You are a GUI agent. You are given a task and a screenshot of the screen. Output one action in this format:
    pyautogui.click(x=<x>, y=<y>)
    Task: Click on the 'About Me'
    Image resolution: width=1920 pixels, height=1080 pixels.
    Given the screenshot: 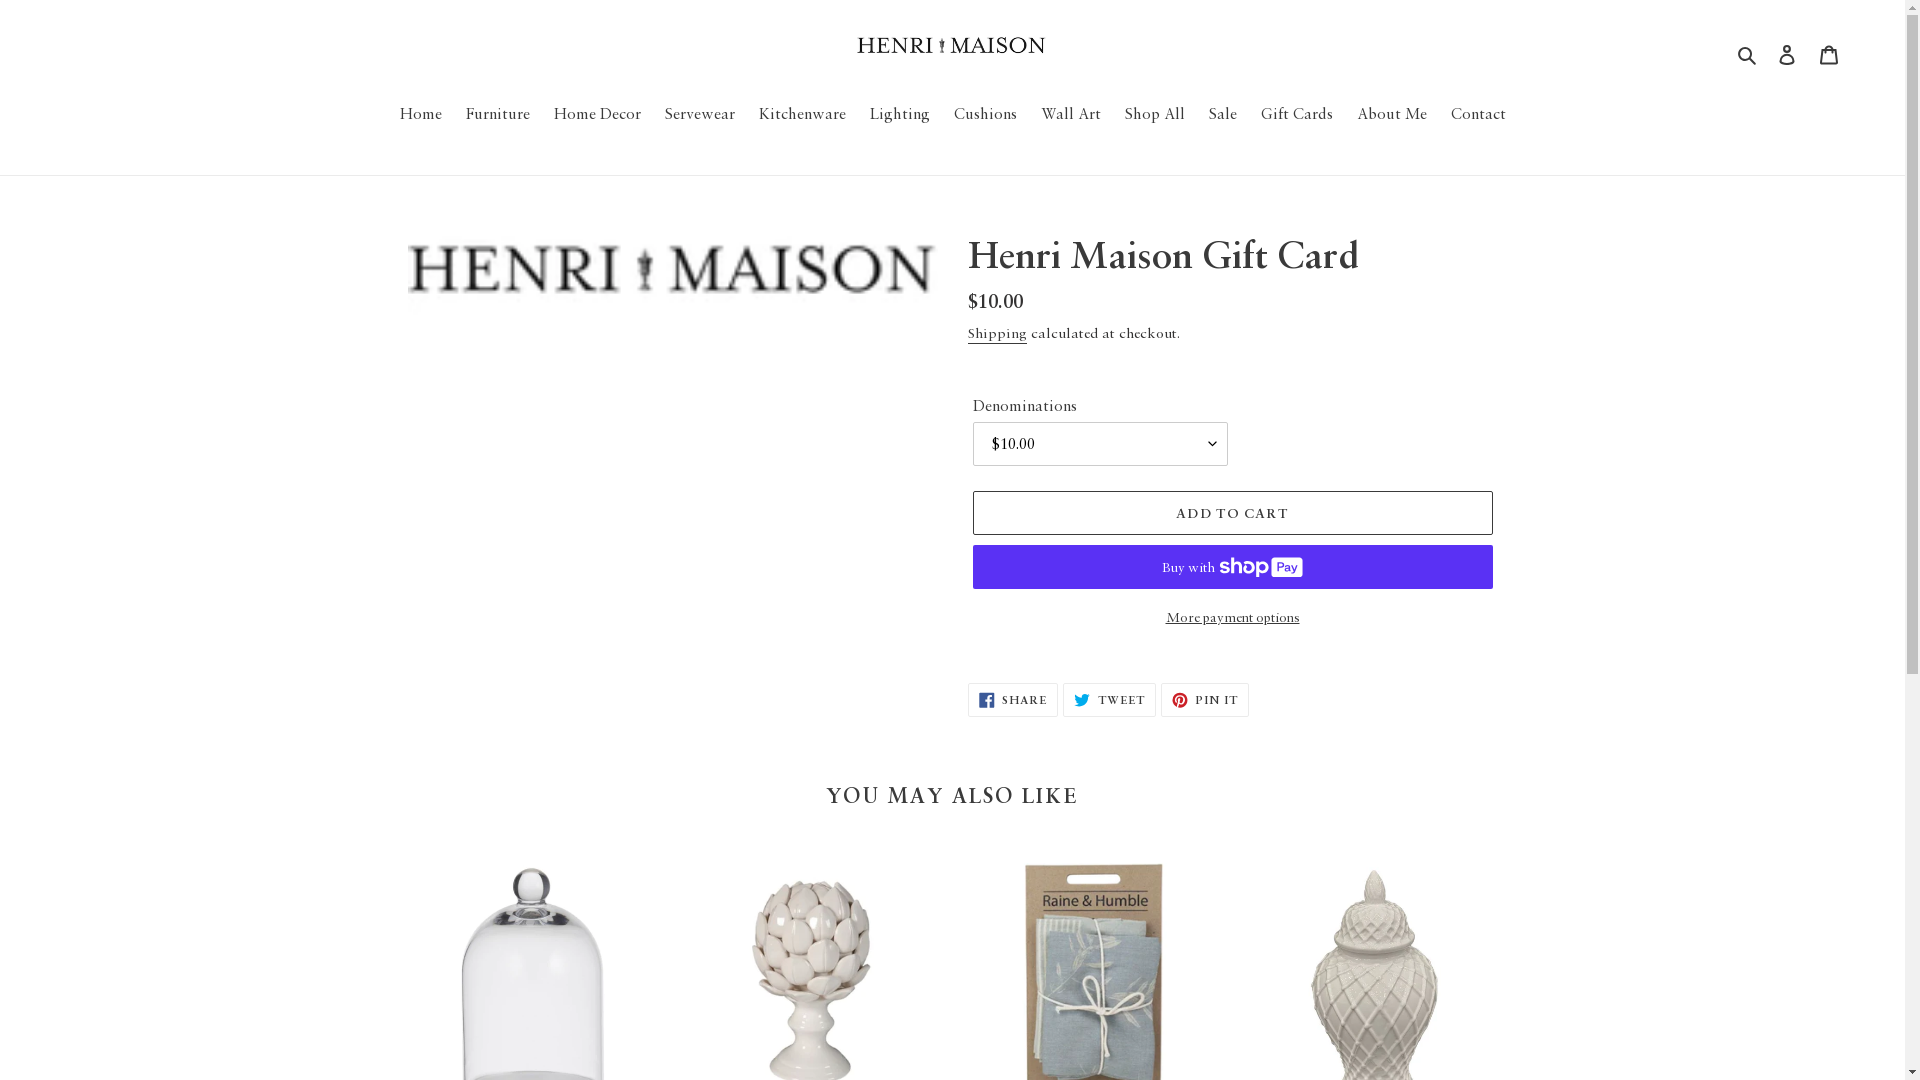 What is the action you would take?
    pyautogui.click(x=1390, y=114)
    